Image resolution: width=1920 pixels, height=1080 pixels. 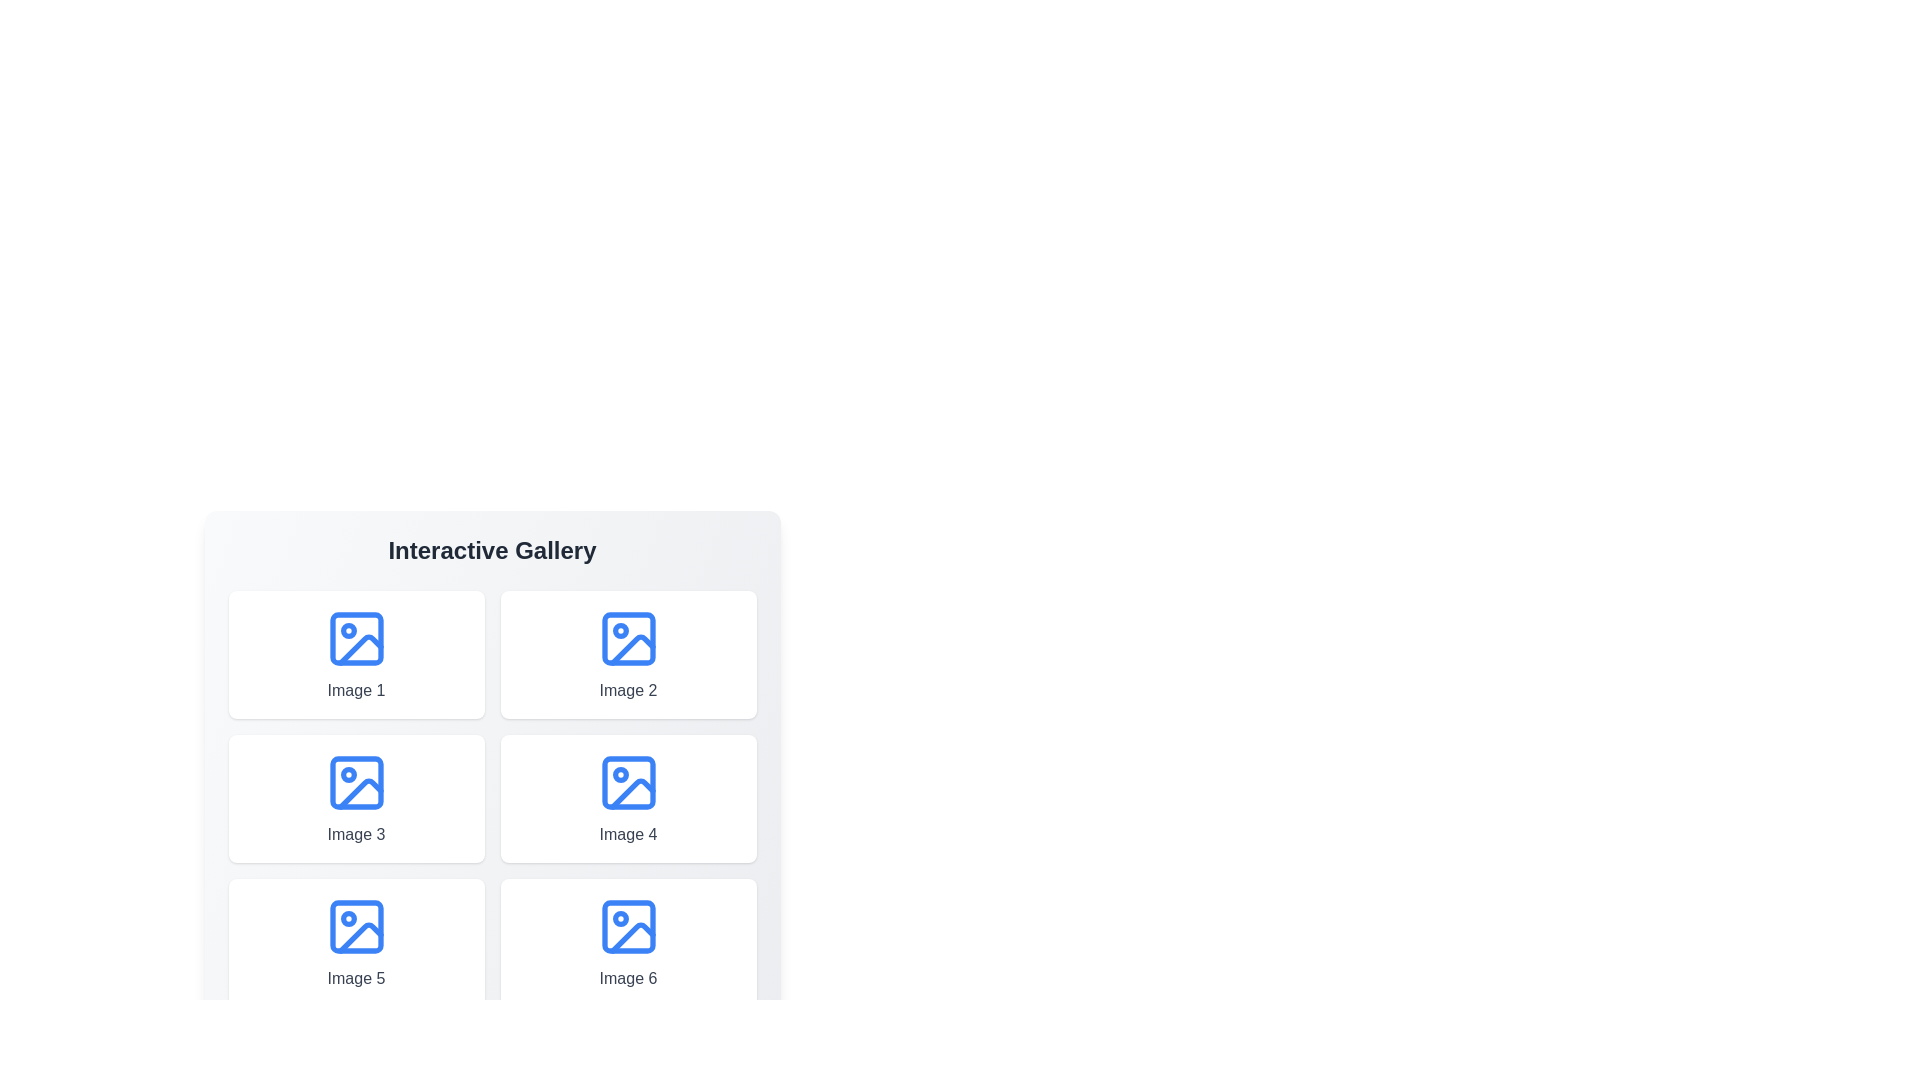 What do you see at coordinates (627, 797) in the screenshot?
I see `the image labeled Image 4 to view its details` at bounding box center [627, 797].